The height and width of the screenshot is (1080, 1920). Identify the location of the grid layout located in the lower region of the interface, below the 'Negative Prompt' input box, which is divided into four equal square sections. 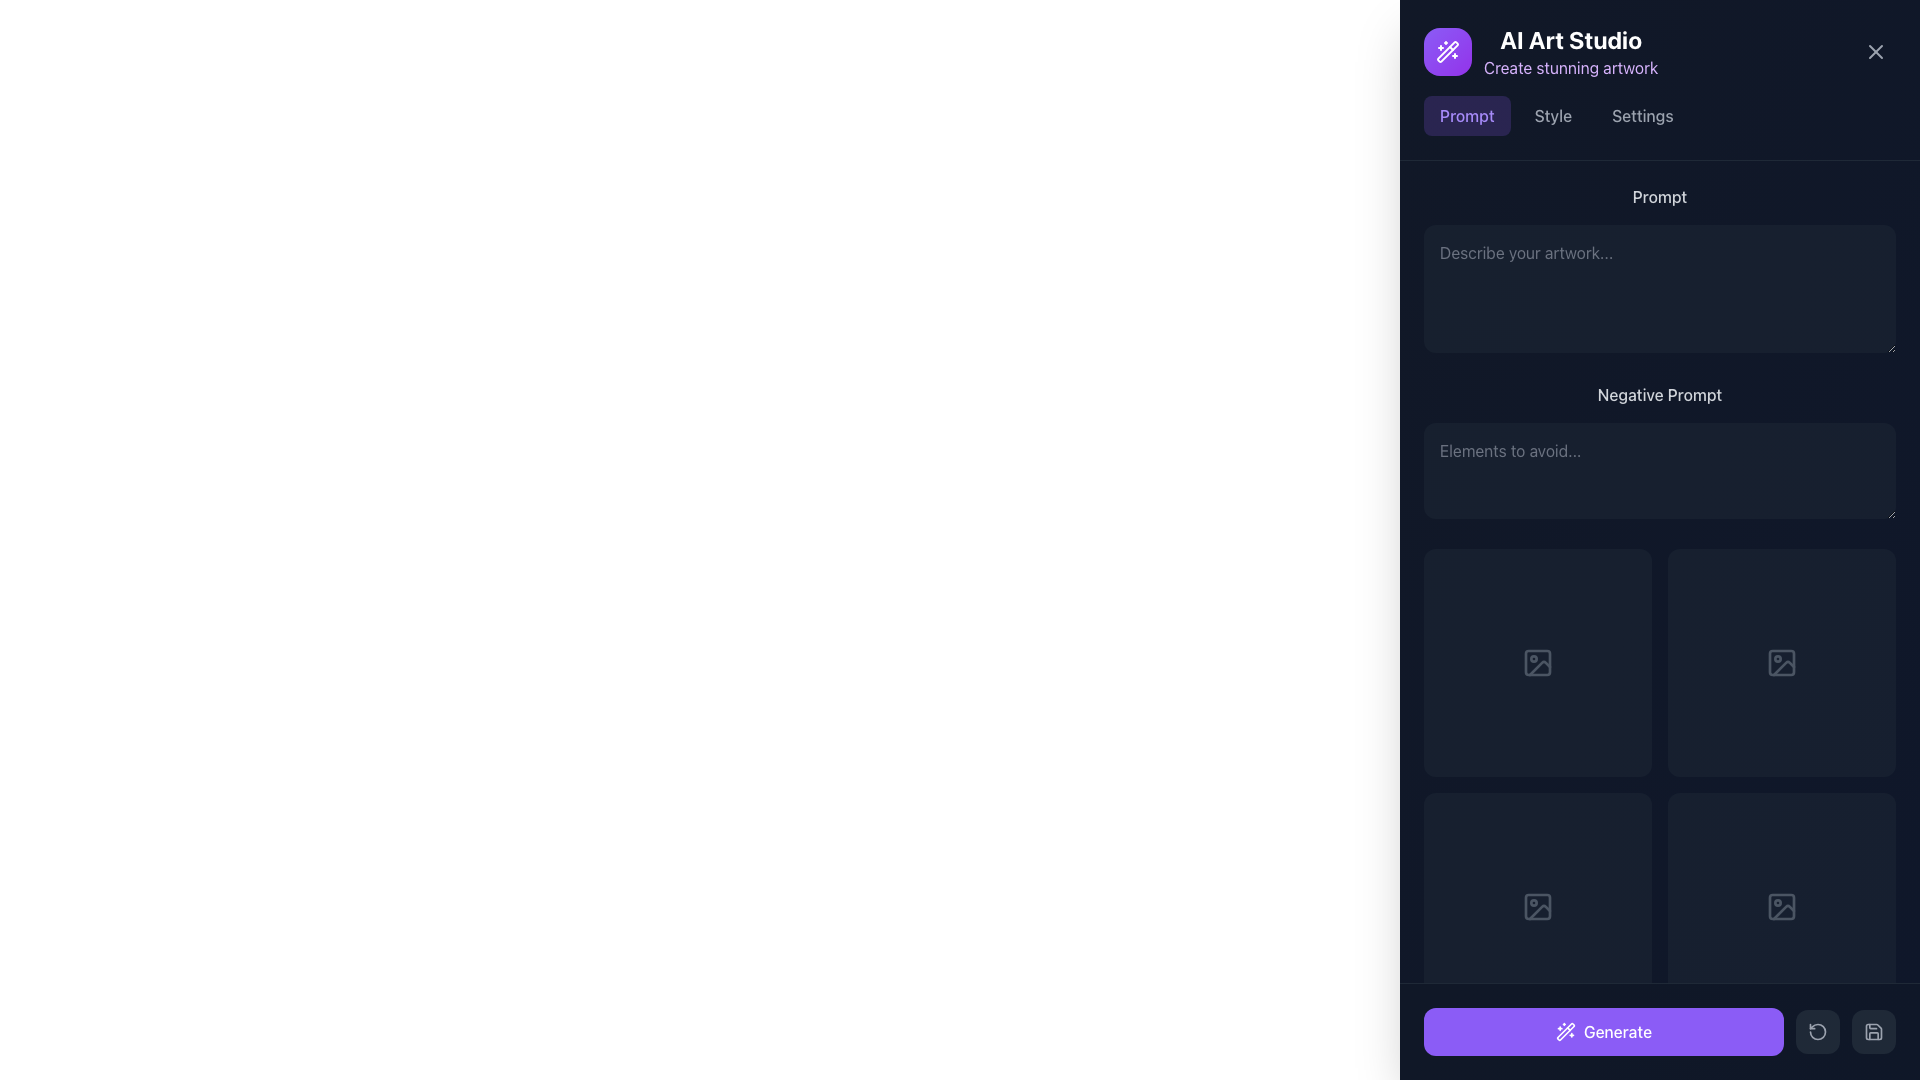
(1660, 784).